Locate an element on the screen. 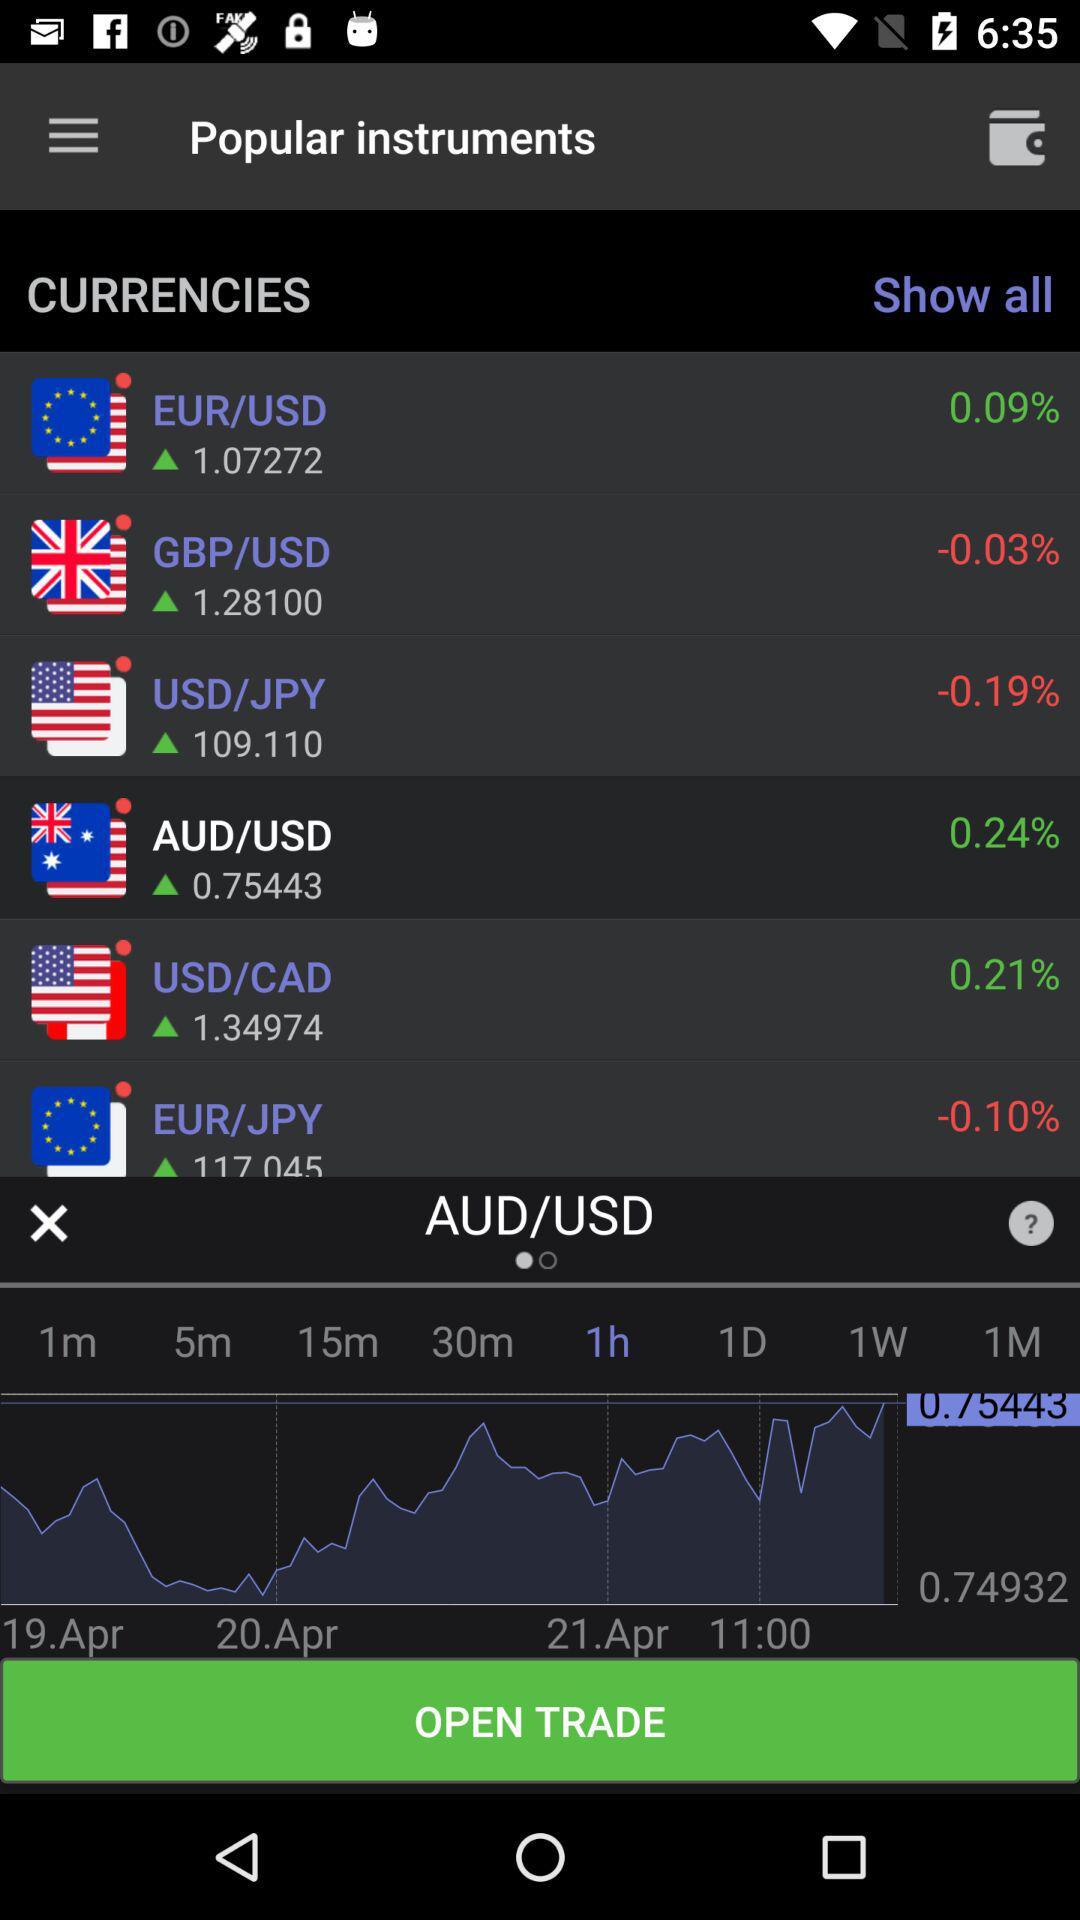 The image size is (1080, 1920). the item to the right of 30m is located at coordinates (606, 1340).